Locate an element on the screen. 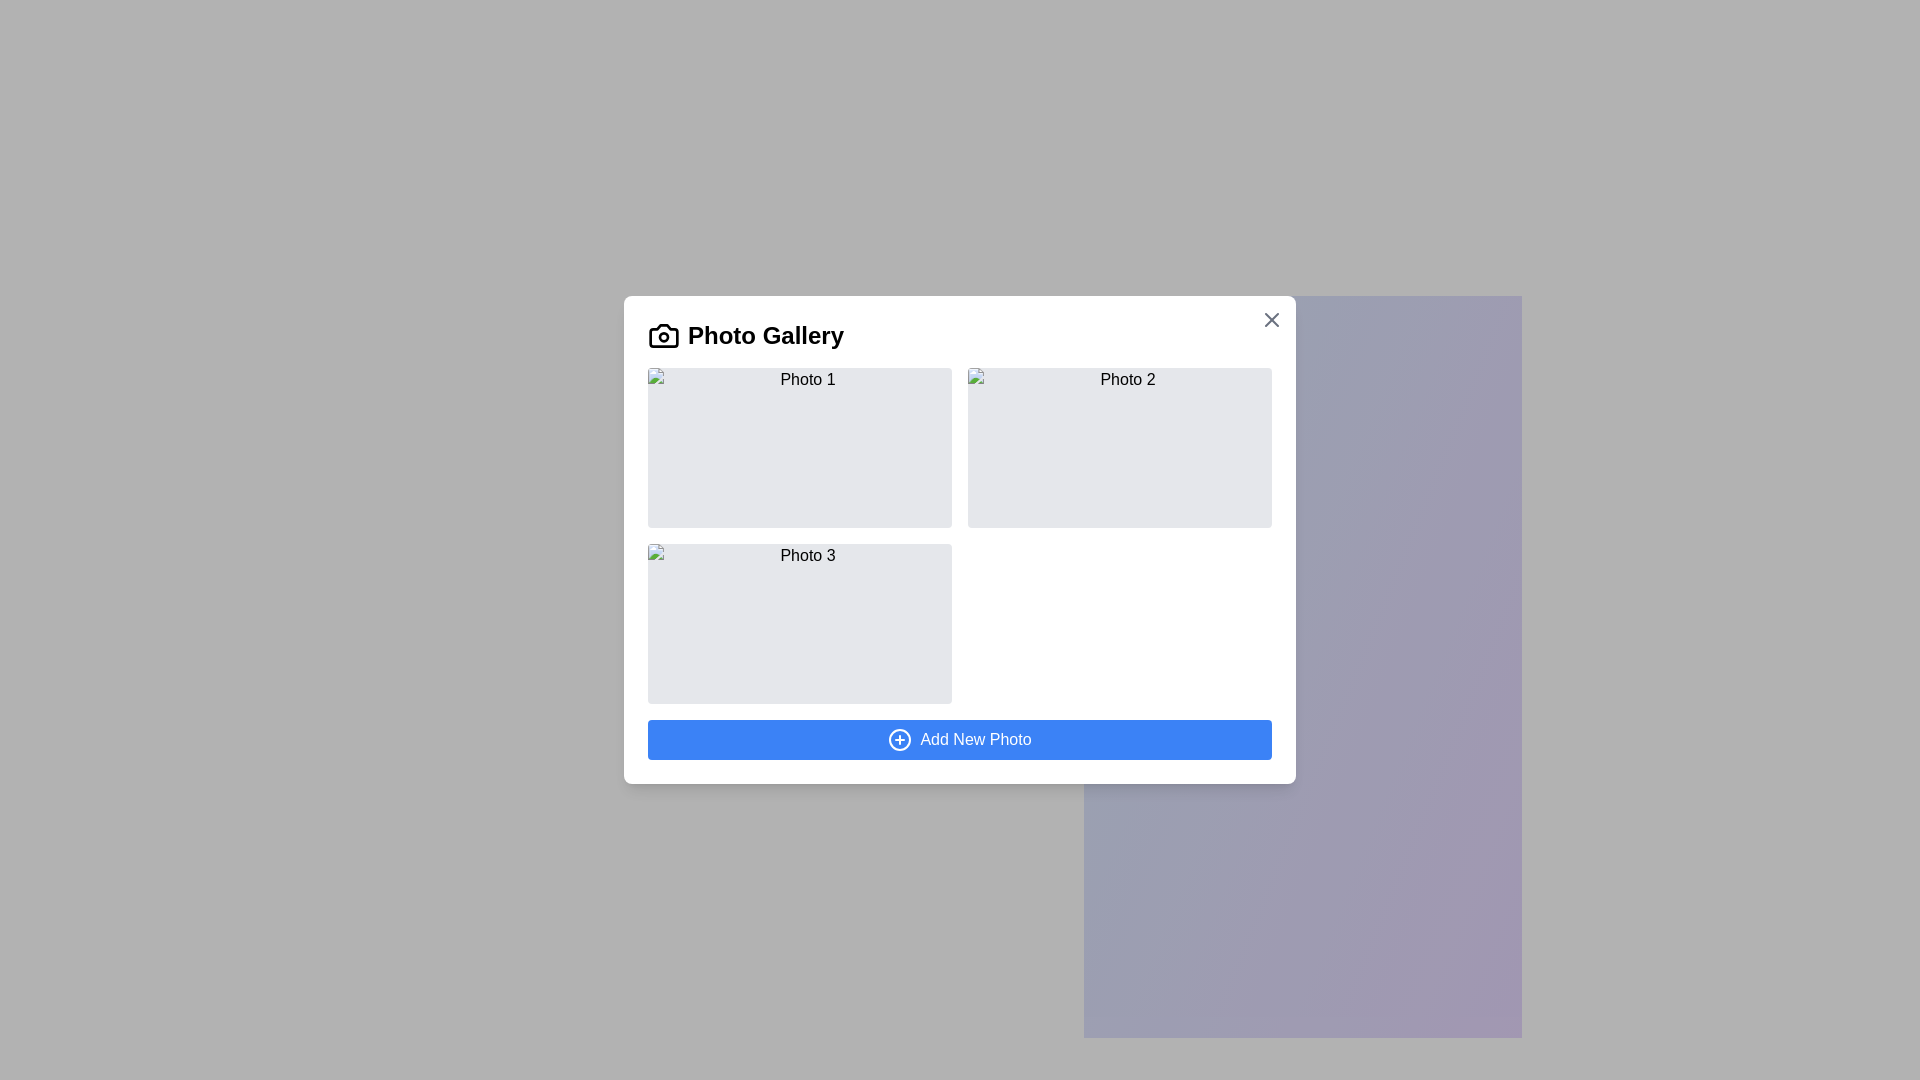 This screenshot has width=1920, height=1080. the decorative camera icon located in the 'Photo Gallery' modal, positioned to the upper-left corner, directly left of the title text is located at coordinates (663, 334).